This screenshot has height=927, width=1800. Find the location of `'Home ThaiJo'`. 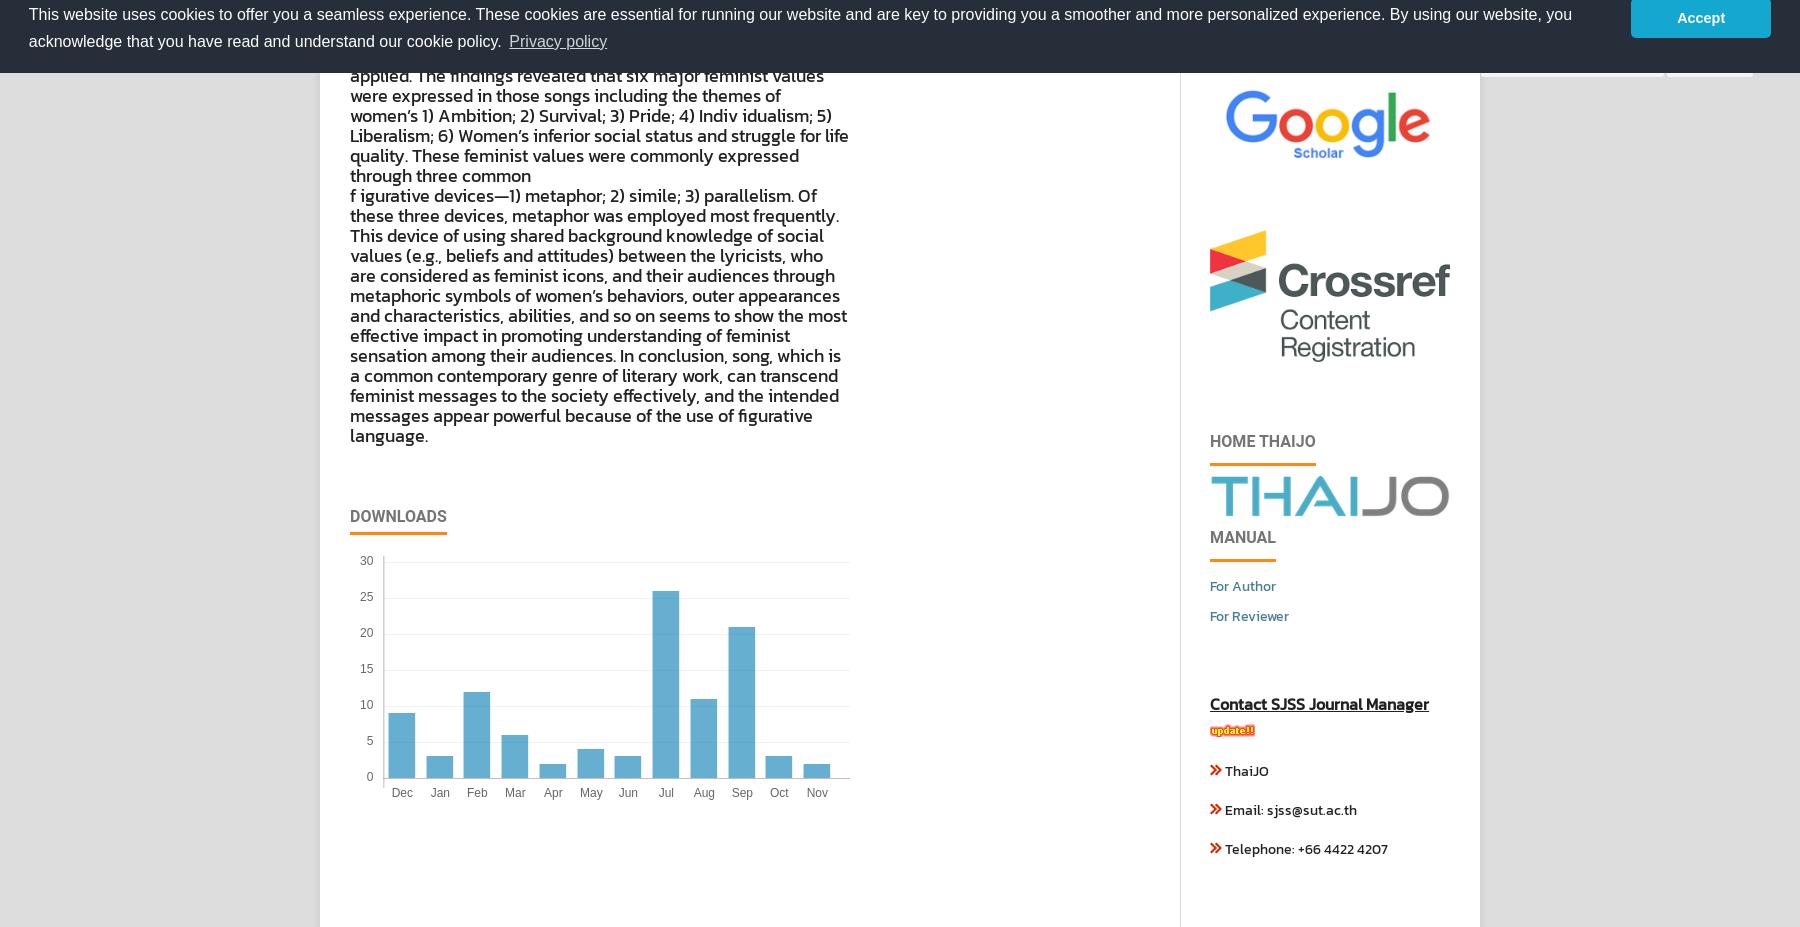

'Home ThaiJo' is located at coordinates (1262, 440).